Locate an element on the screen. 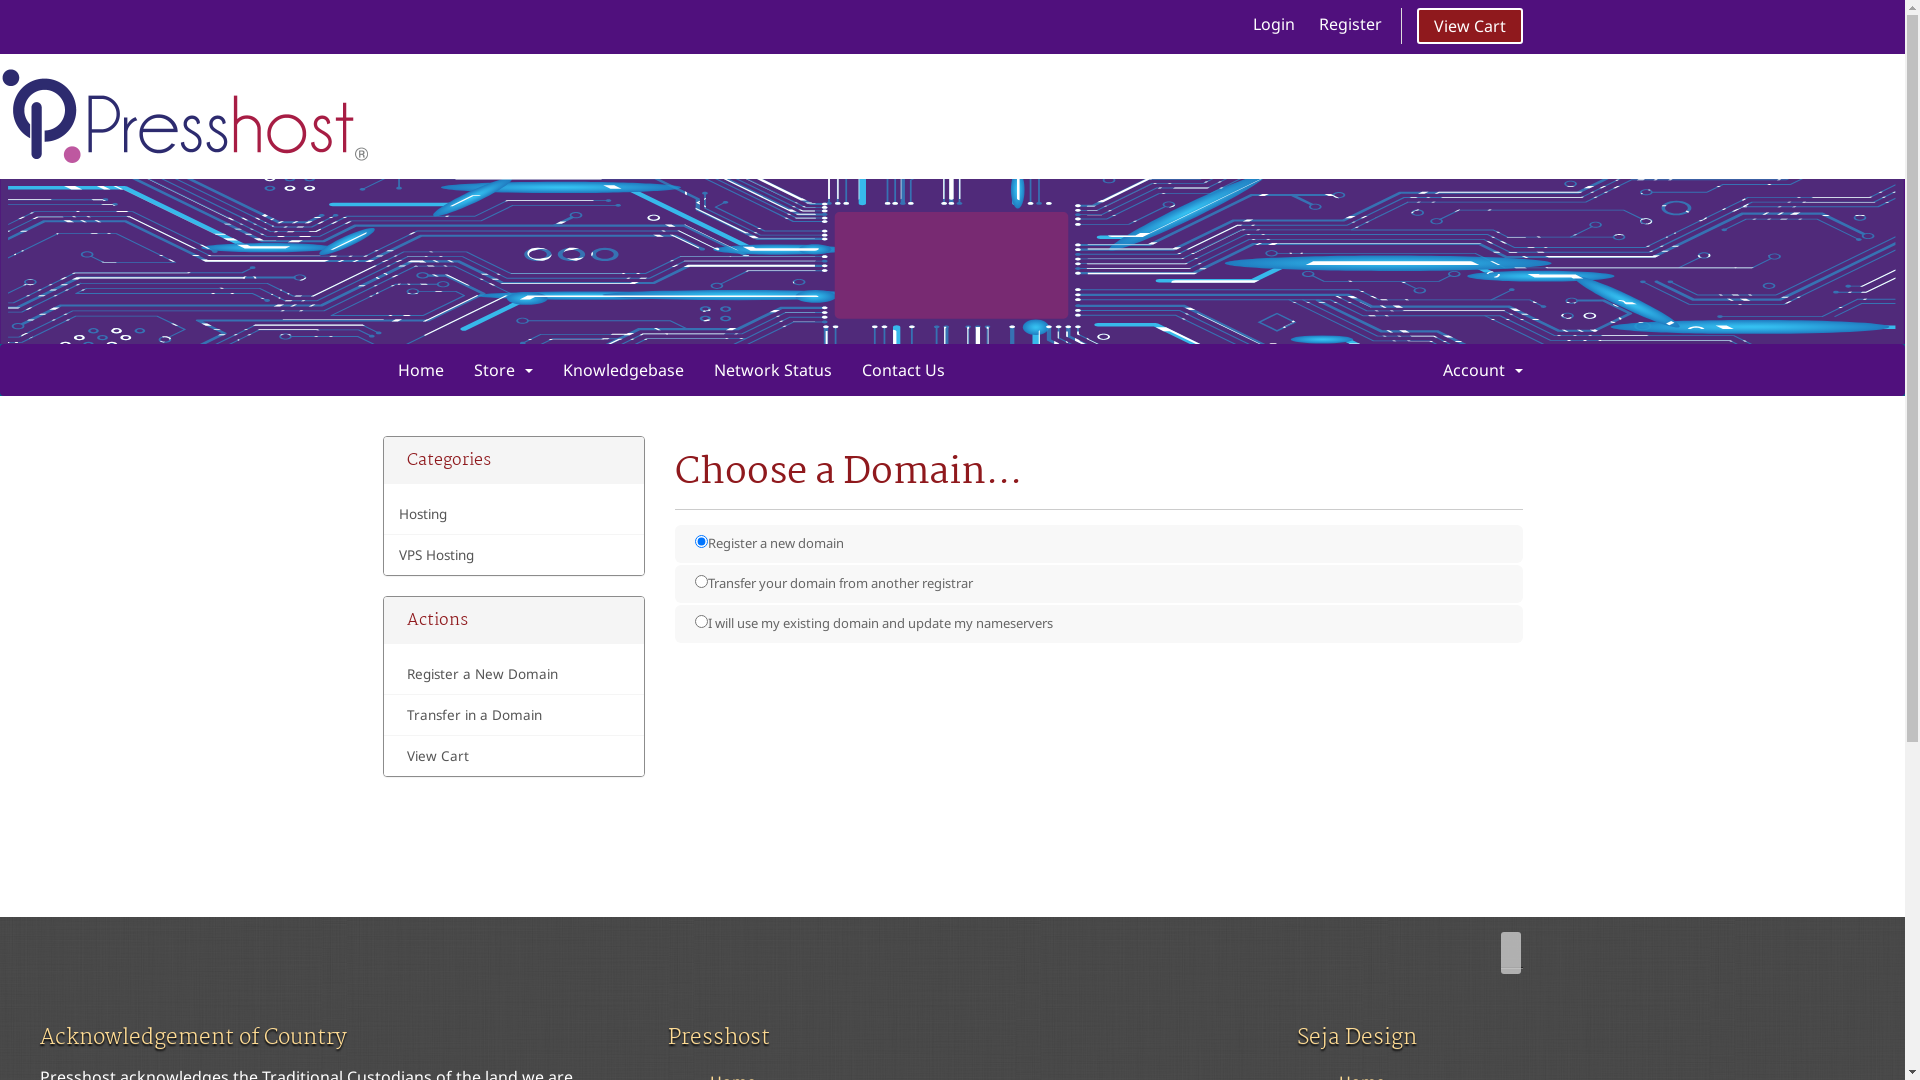 Image resolution: width=1920 pixels, height=1080 pixels. 'VPS Hosting' is located at coordinates (514, 555).